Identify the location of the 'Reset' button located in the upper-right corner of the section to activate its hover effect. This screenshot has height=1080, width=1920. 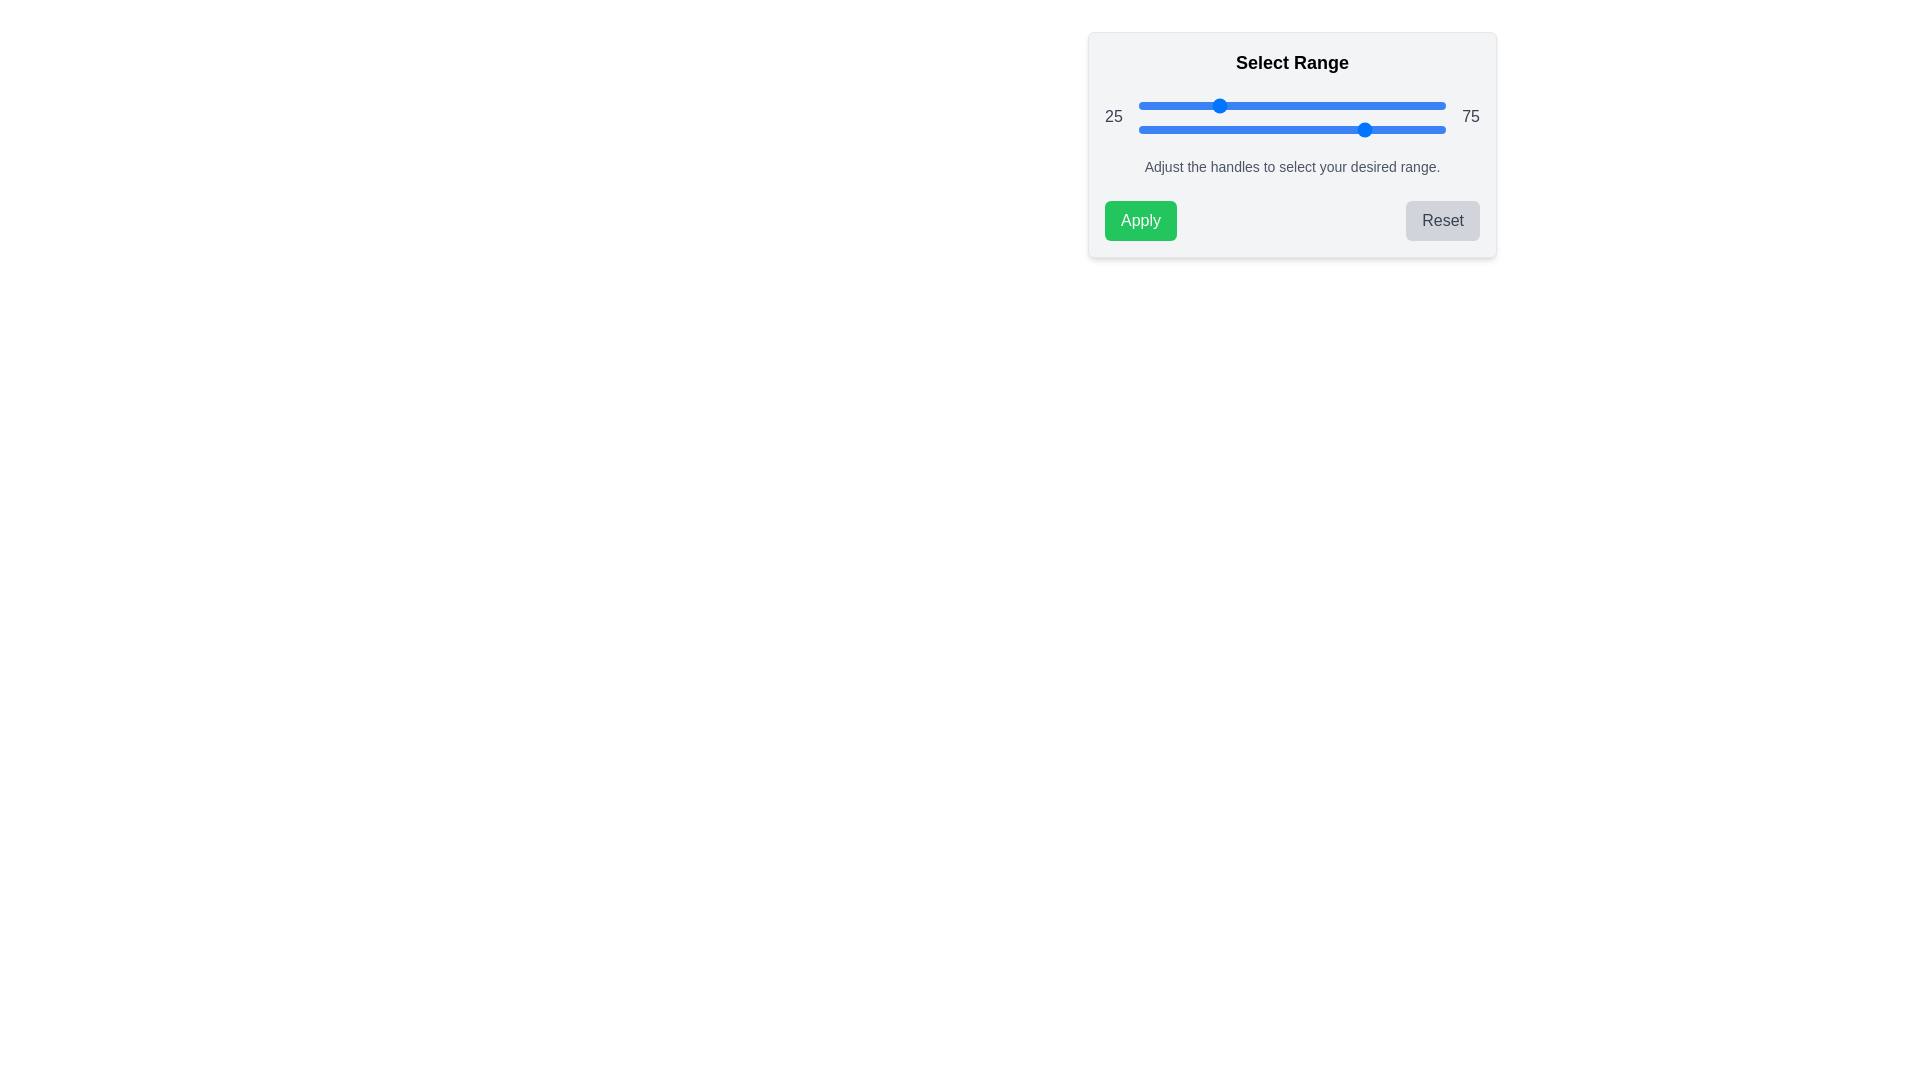
(1443, 220).